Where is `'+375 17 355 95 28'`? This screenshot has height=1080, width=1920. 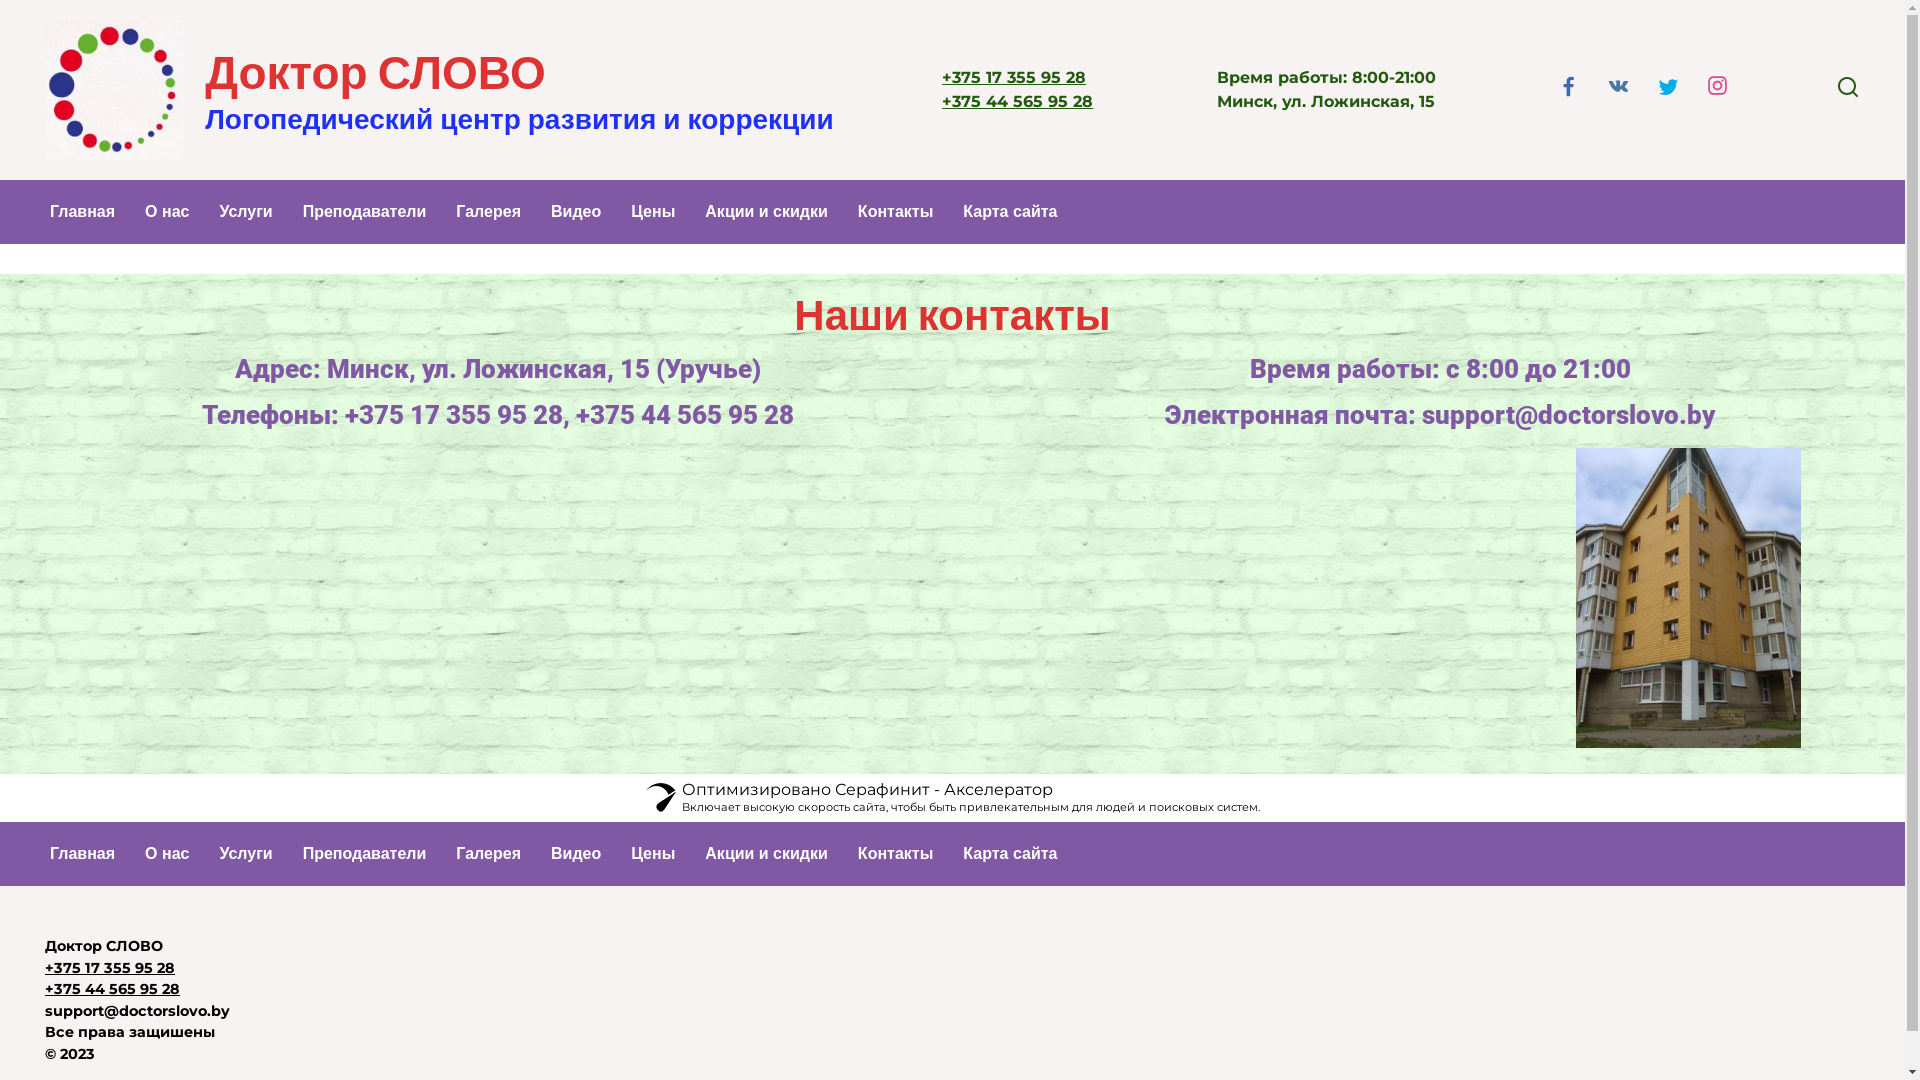 '+375 17 355 95 28' is located at coordinates (1013, 76).